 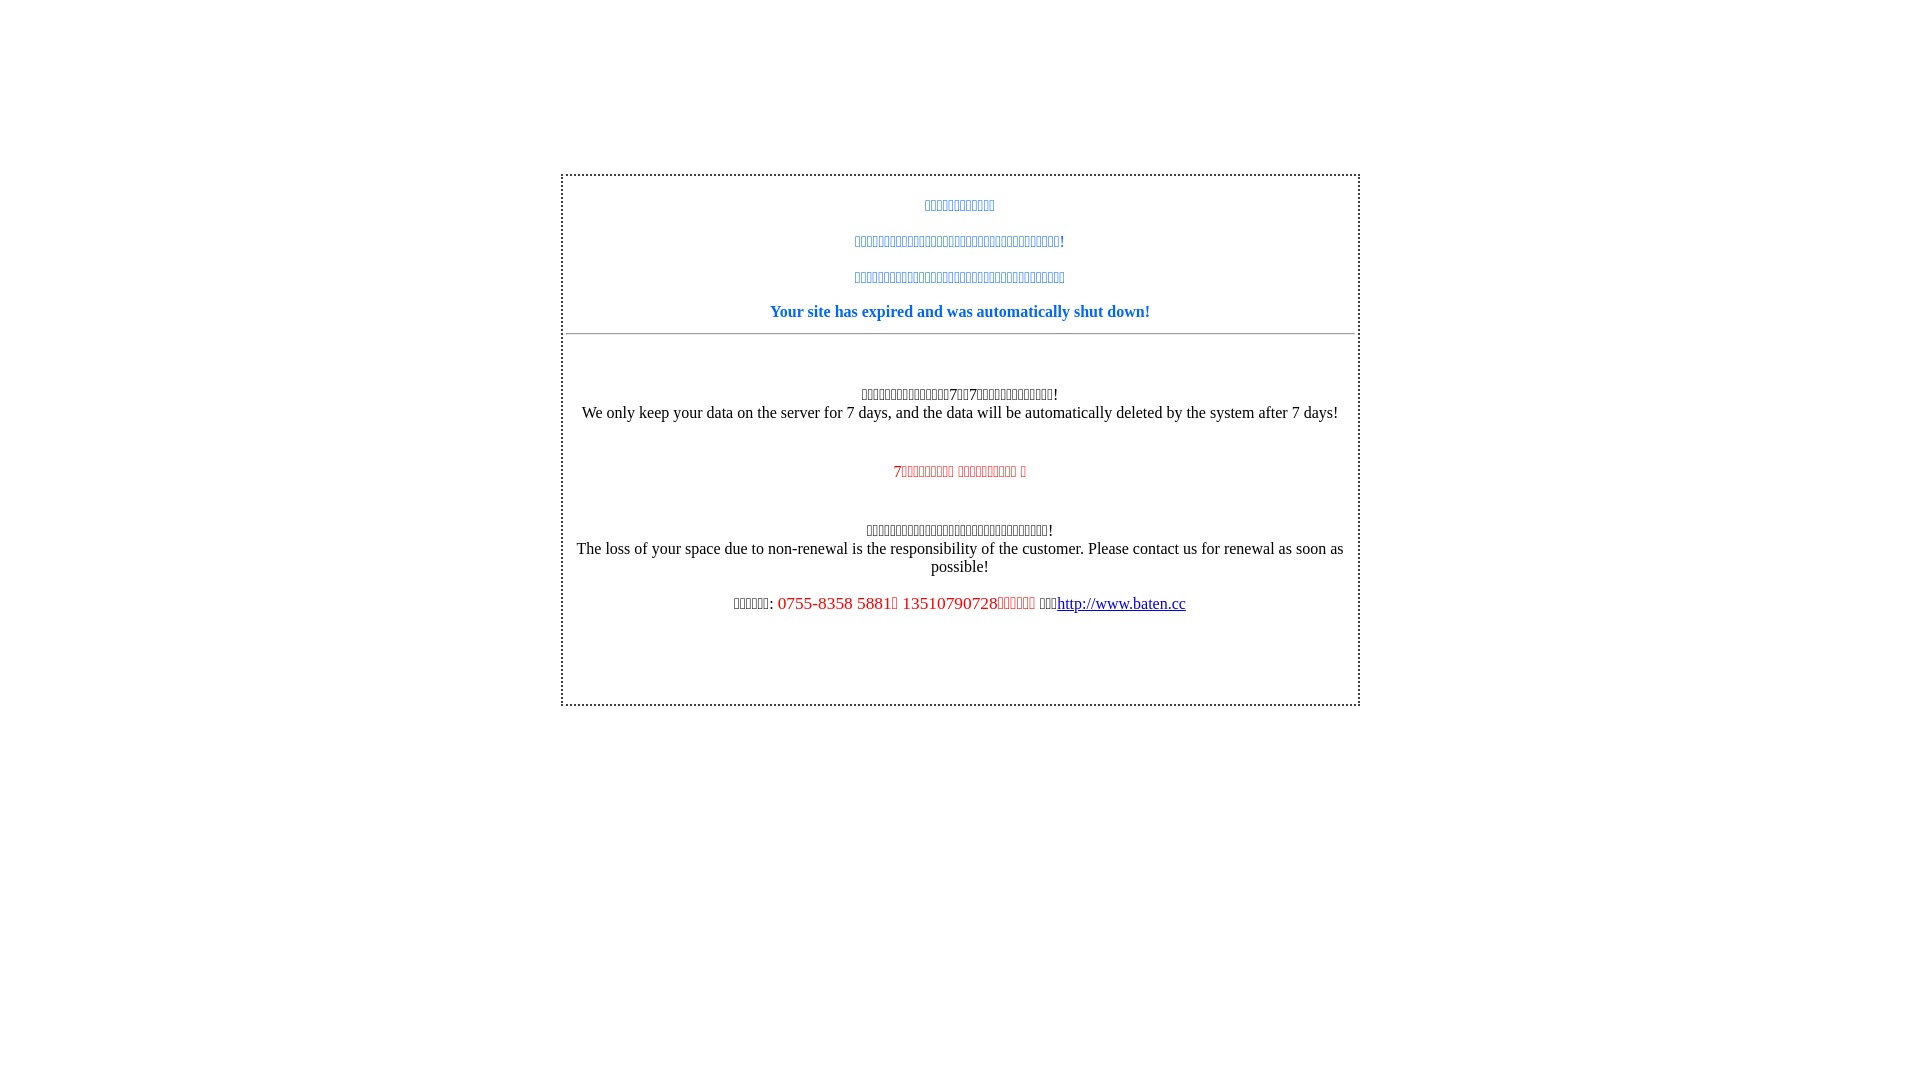 What do you see at coordinates (1121, 602) in the screenshot?
I see `'http://www.baten.cc'` at bounding box center [1121, 602].